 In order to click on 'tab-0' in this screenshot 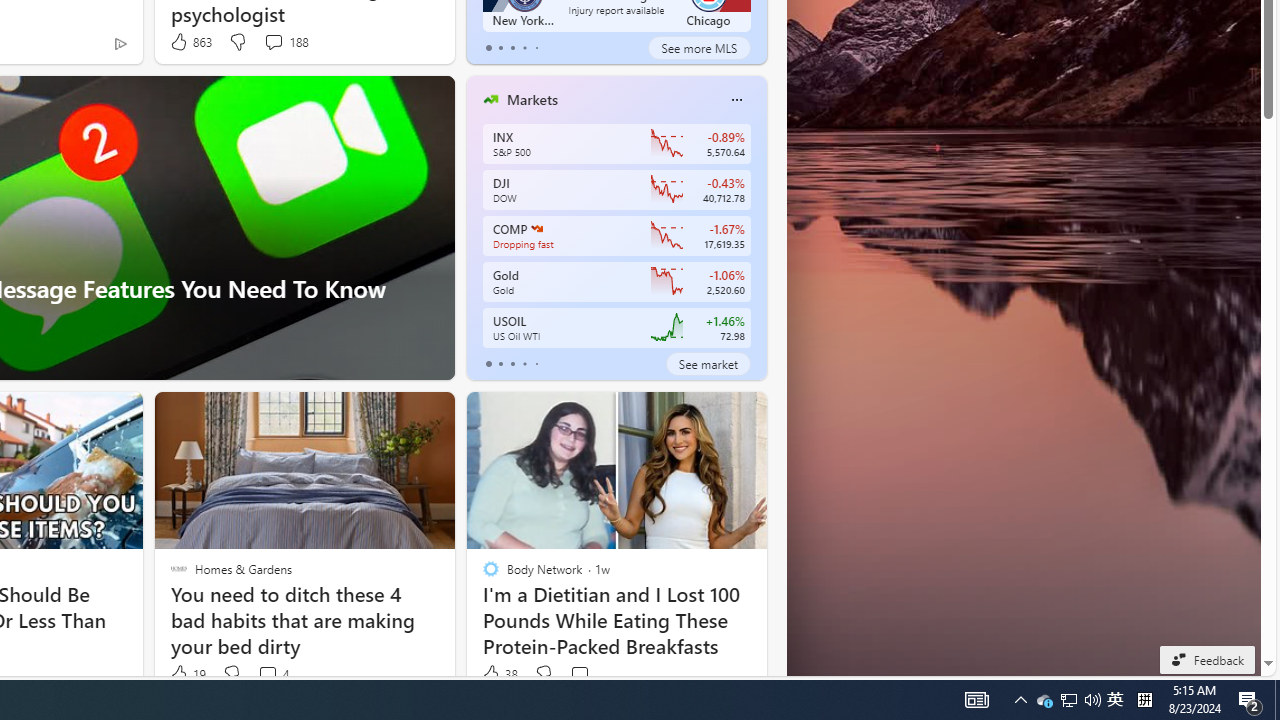, I will do `click(488, 363)`.